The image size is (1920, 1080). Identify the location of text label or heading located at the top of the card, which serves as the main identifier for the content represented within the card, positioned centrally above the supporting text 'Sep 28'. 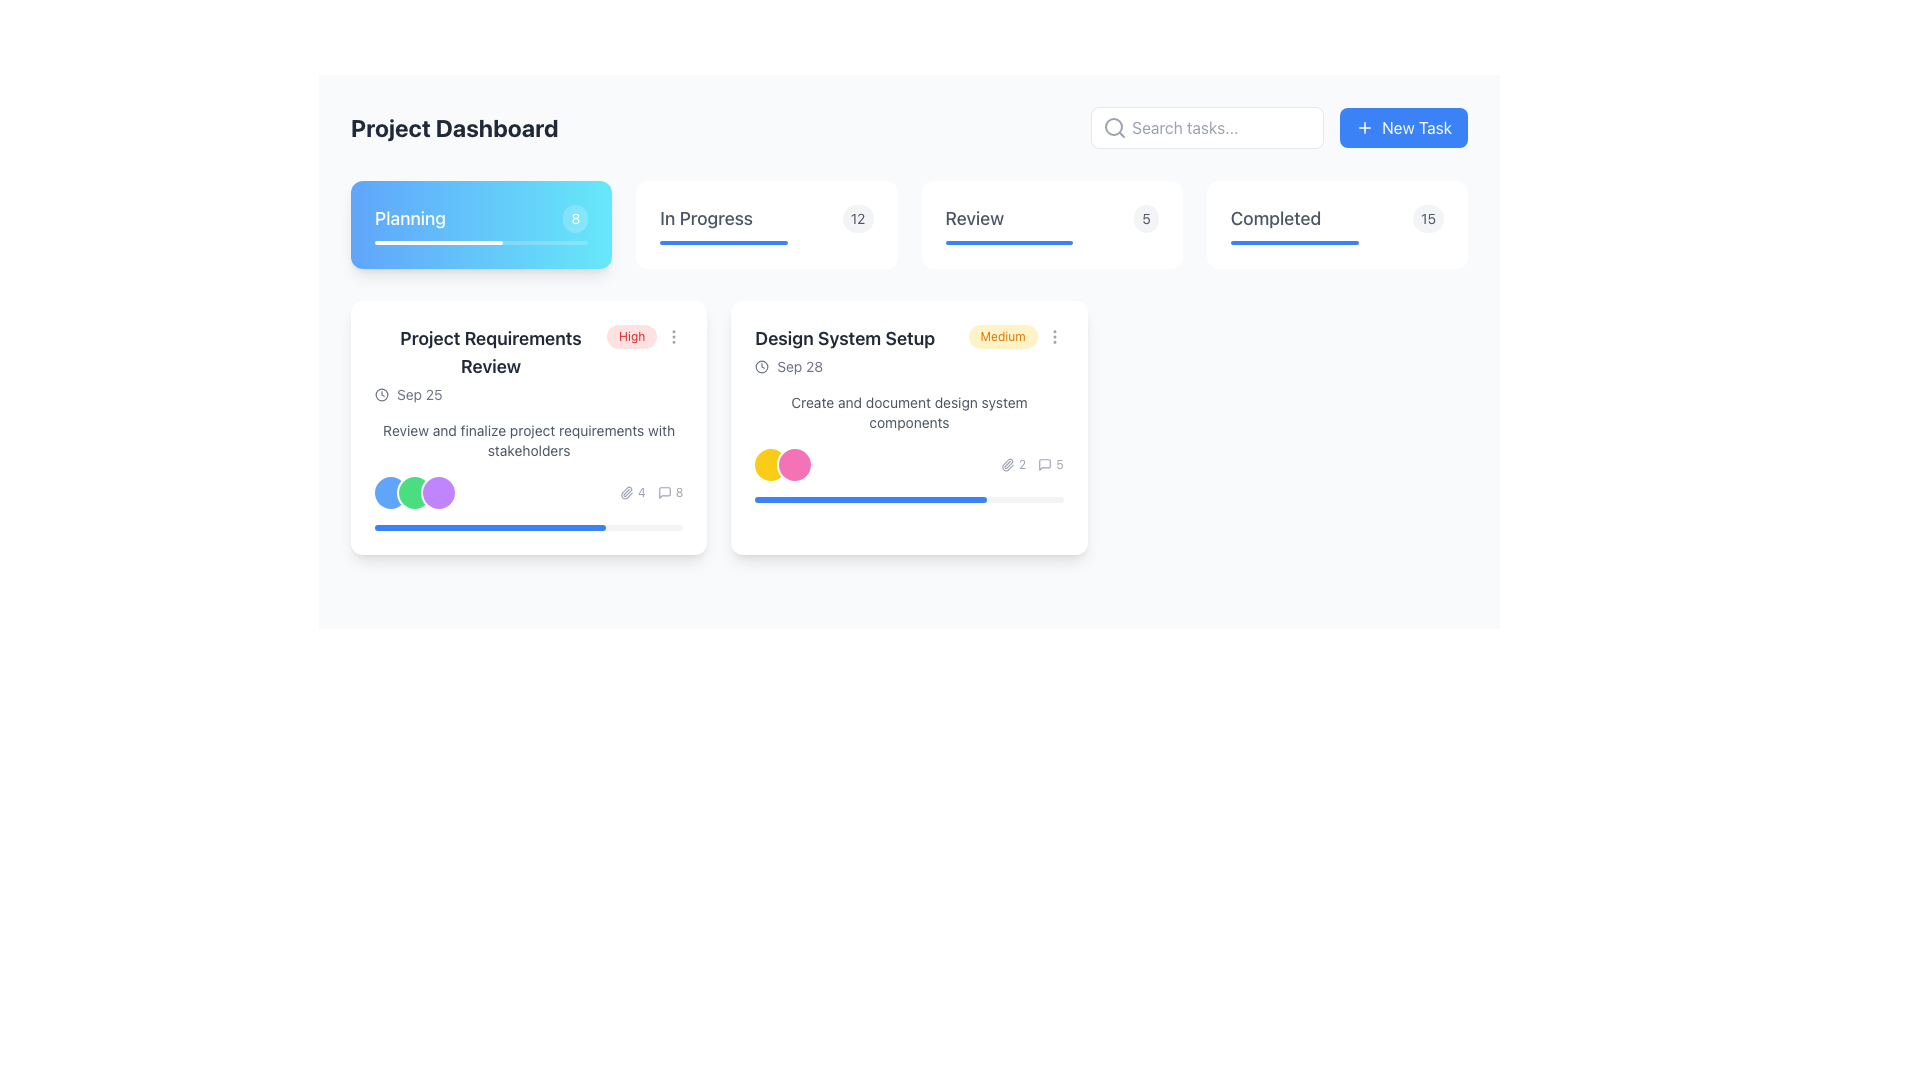
(845, 338).